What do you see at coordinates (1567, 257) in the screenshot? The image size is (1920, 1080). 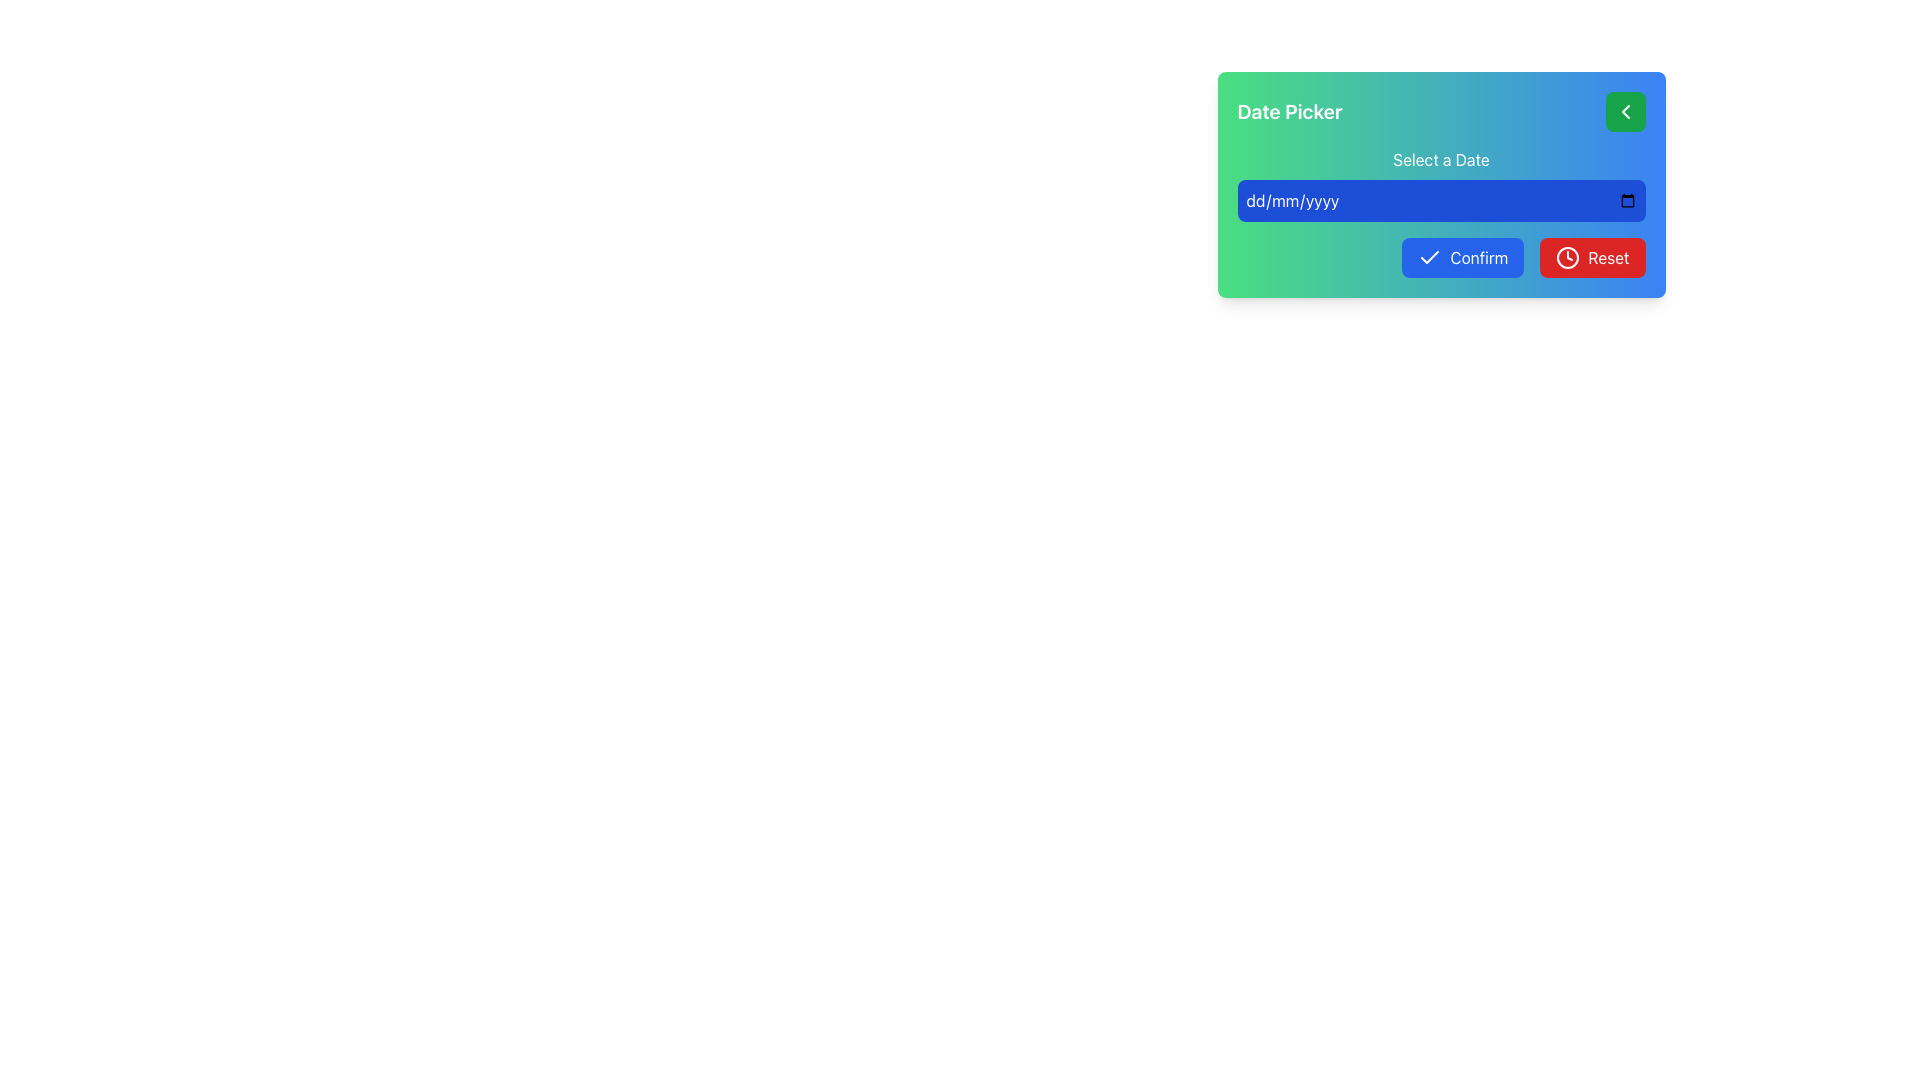 I see `the 'Reset' button located in the bottom-right corner of the component` at bounding box center [1567, 257].